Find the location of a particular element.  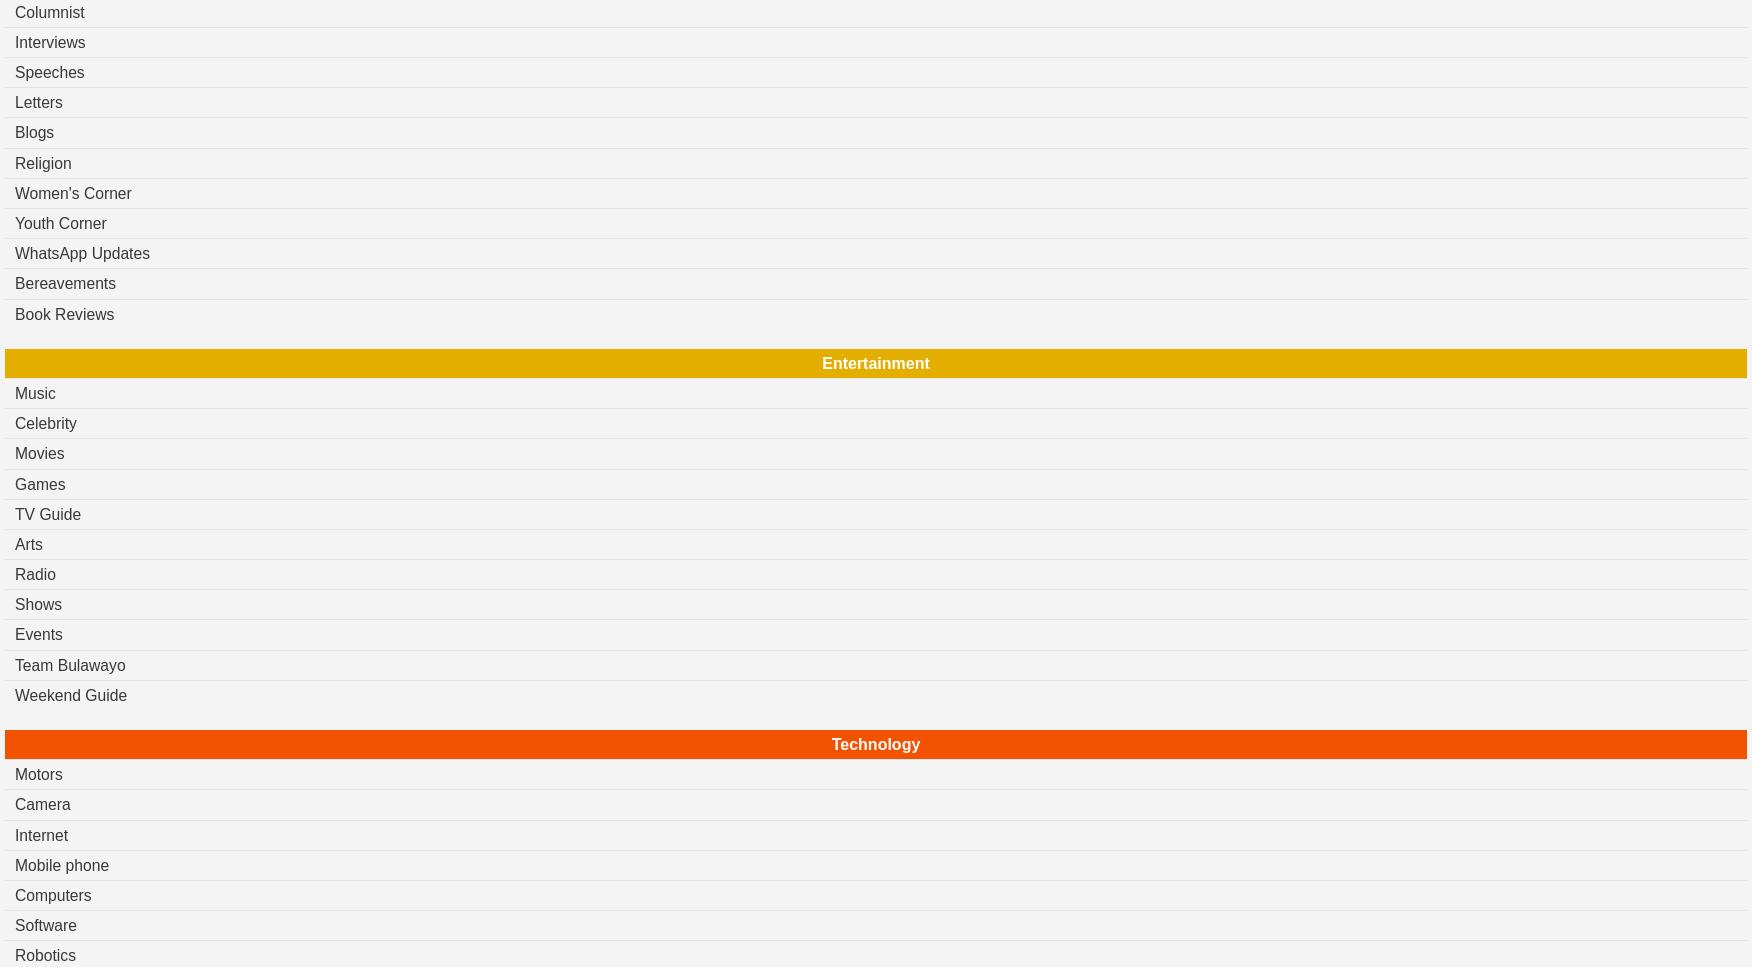

'Events' is located at coordinates (38, 633).